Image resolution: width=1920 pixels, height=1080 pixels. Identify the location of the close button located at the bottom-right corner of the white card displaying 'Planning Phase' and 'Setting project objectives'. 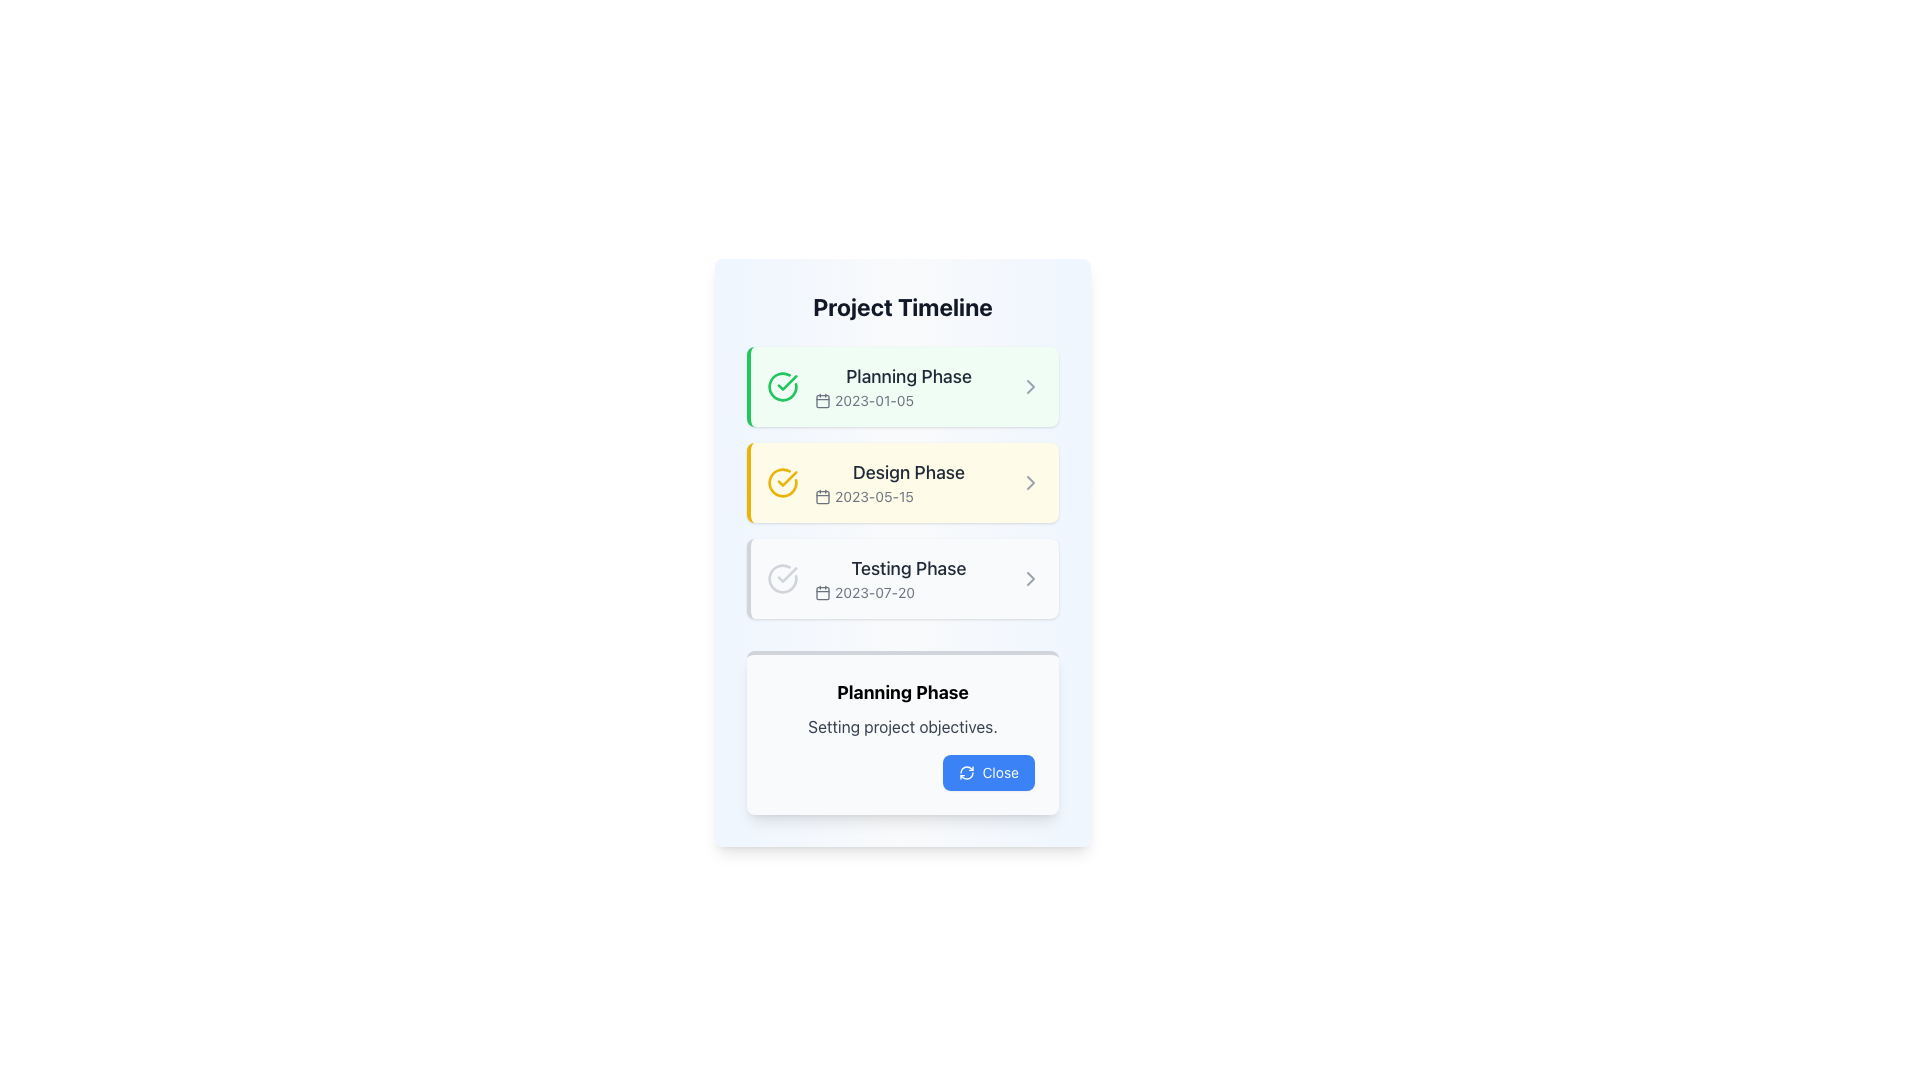
(988, 771).